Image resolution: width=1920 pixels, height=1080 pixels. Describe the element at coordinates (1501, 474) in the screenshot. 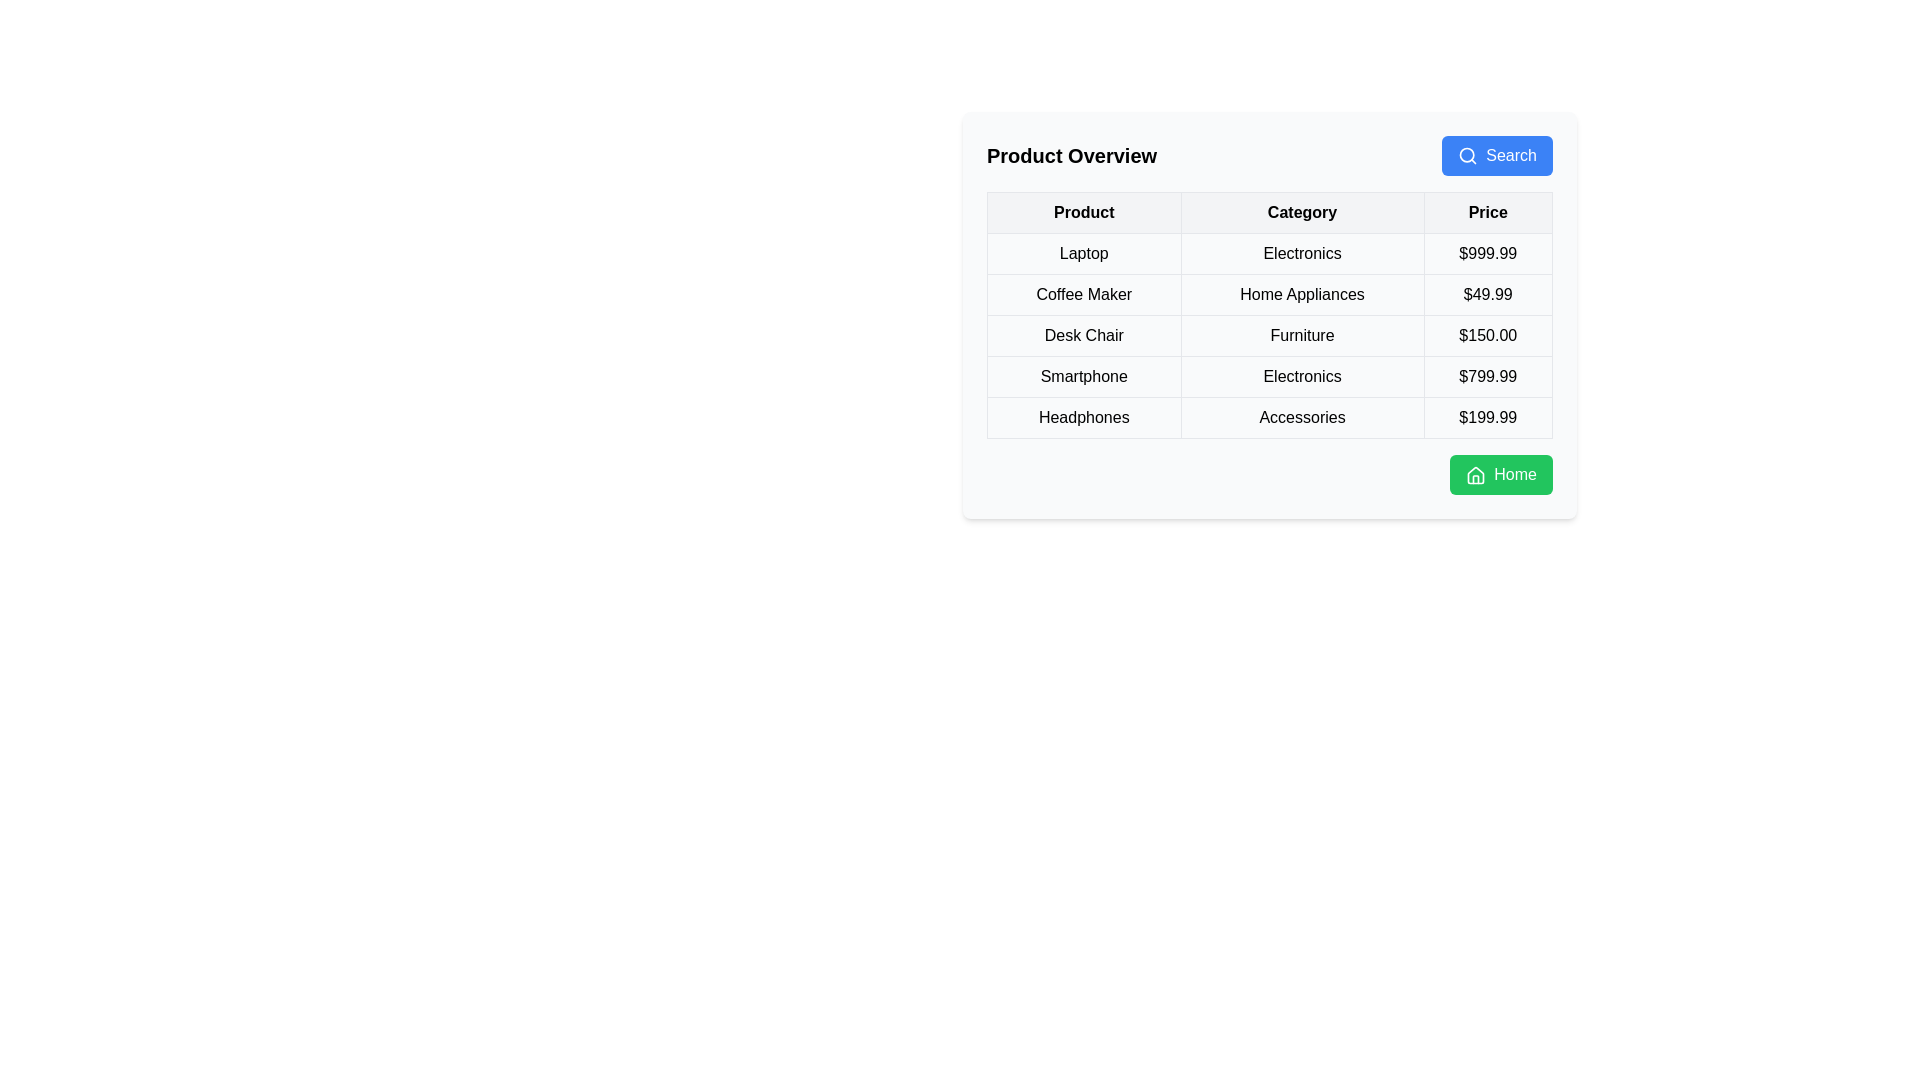

I see `the 'Home' button with a green background and a house icon` at that location.